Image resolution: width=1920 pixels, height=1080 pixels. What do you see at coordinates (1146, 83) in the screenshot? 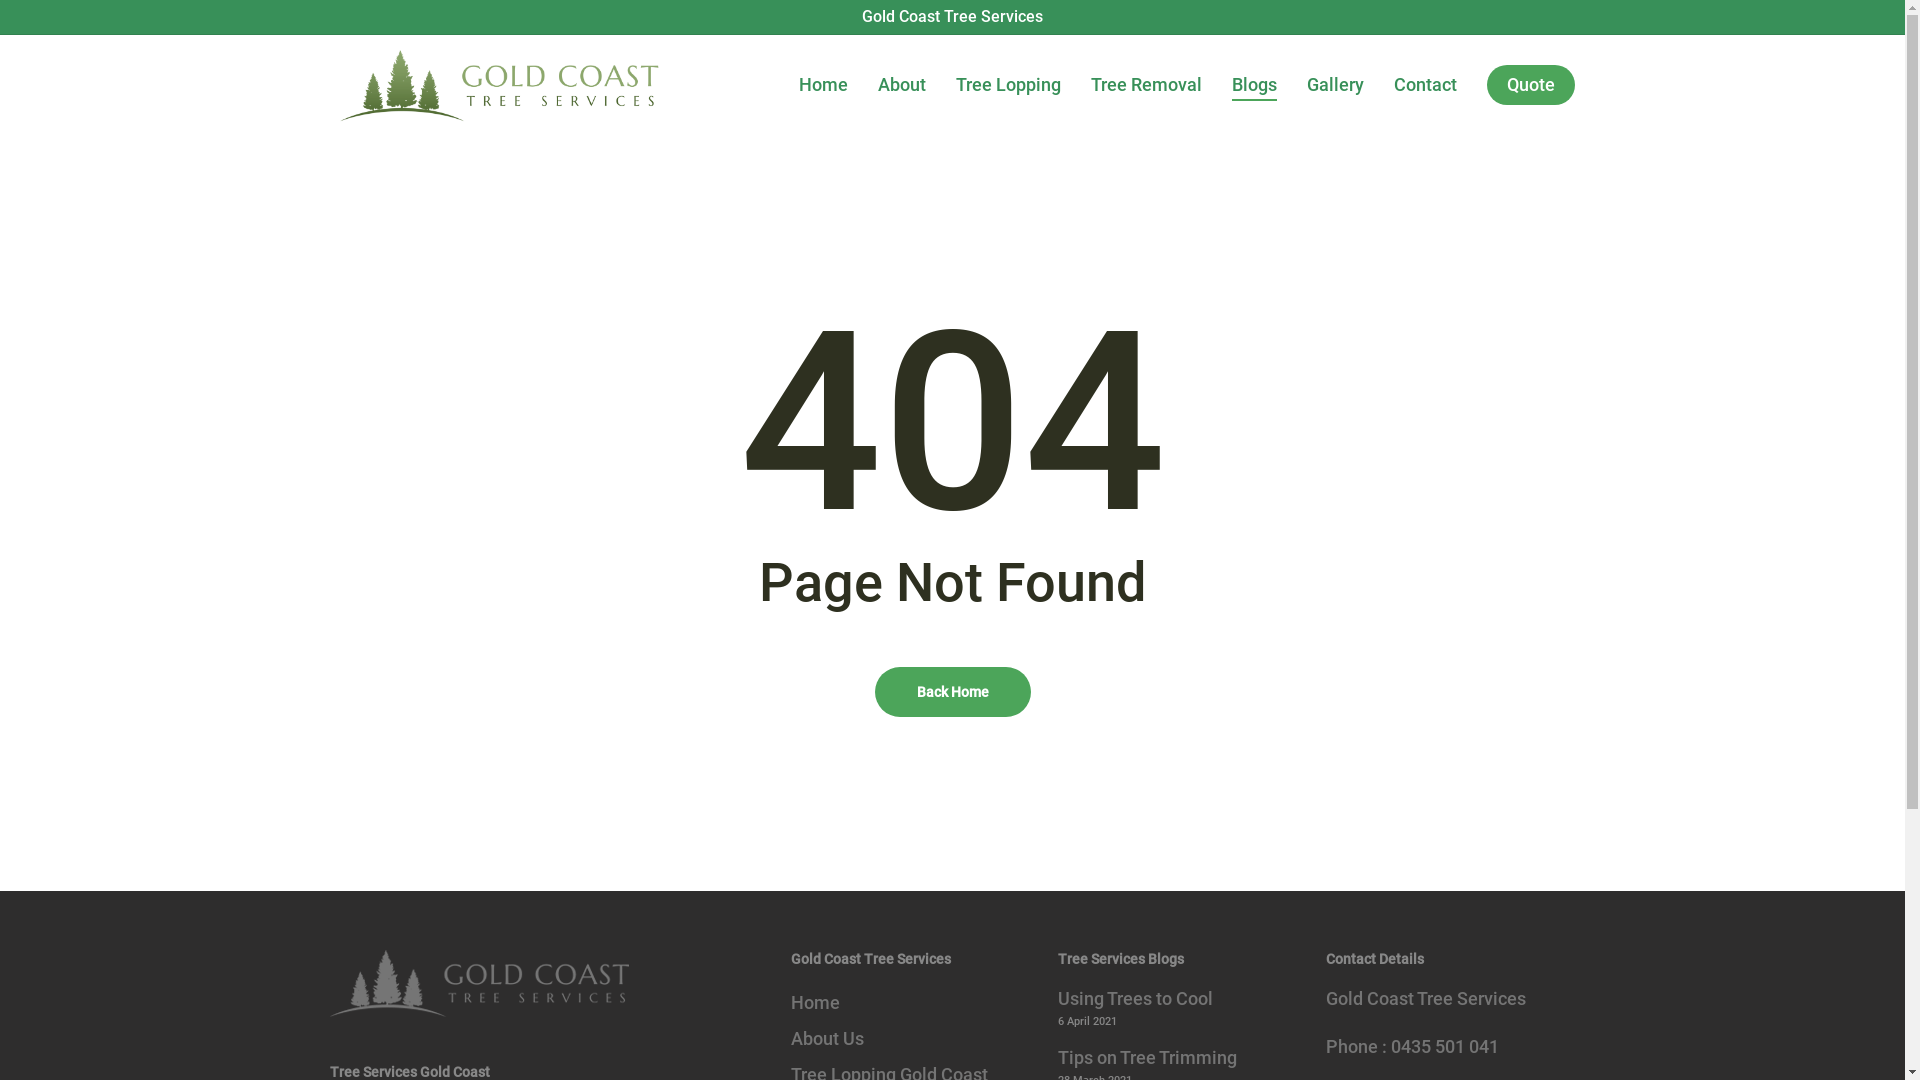
I see `'Tree Removal'` at bounding box center [1146, 83].